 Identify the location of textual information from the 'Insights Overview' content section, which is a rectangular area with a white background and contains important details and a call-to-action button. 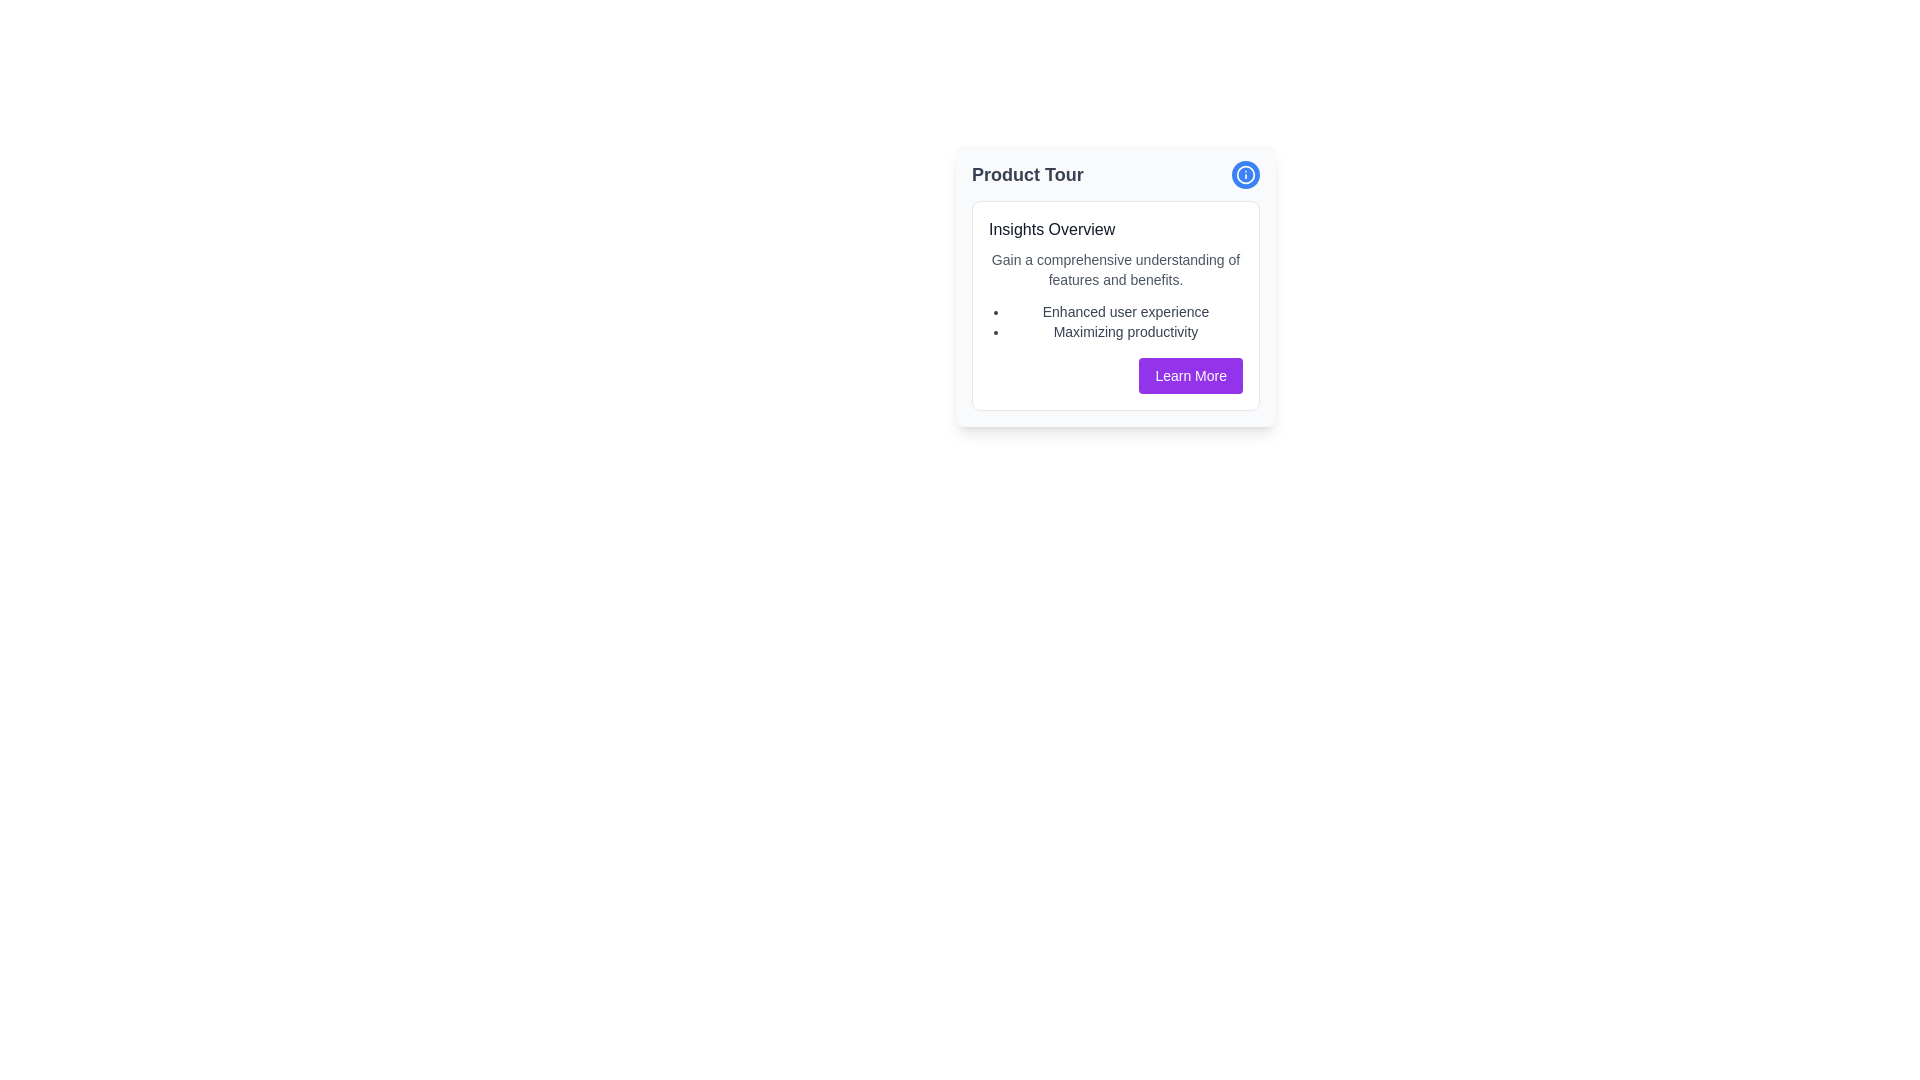
(1115, 305).